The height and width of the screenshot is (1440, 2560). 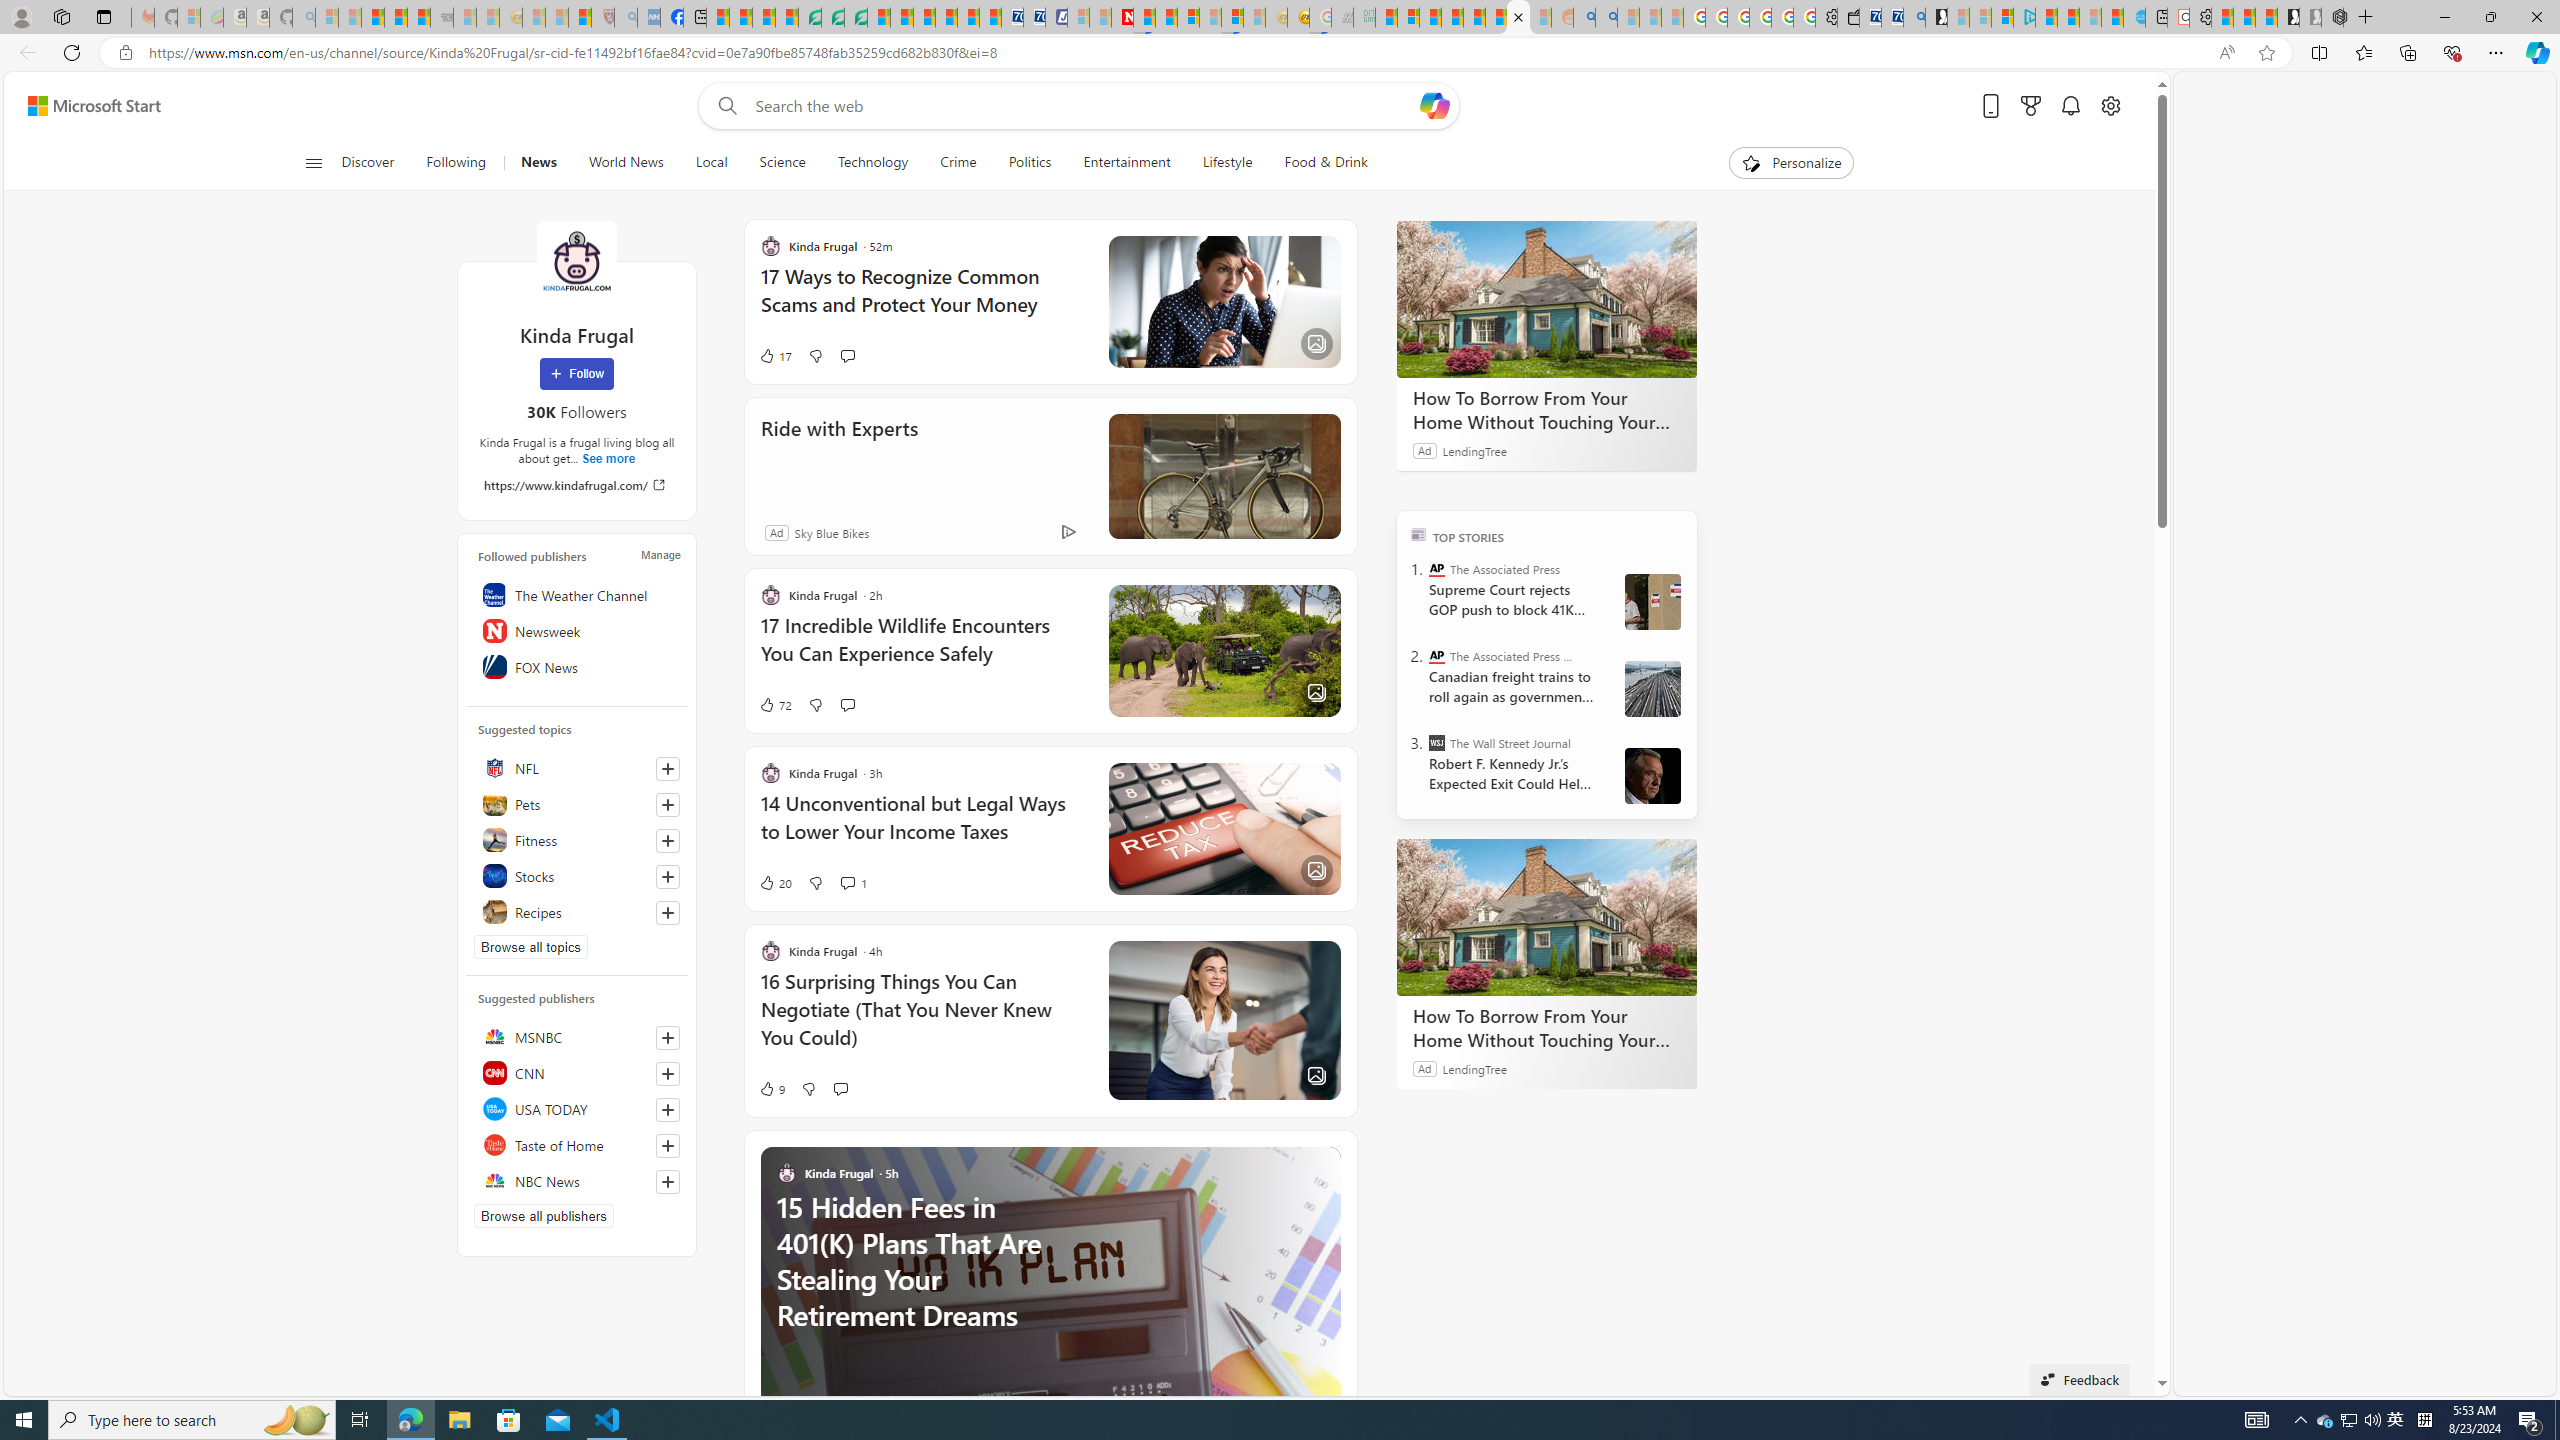 I want to click on 'Browse all topics', so click(x=530, y=945).